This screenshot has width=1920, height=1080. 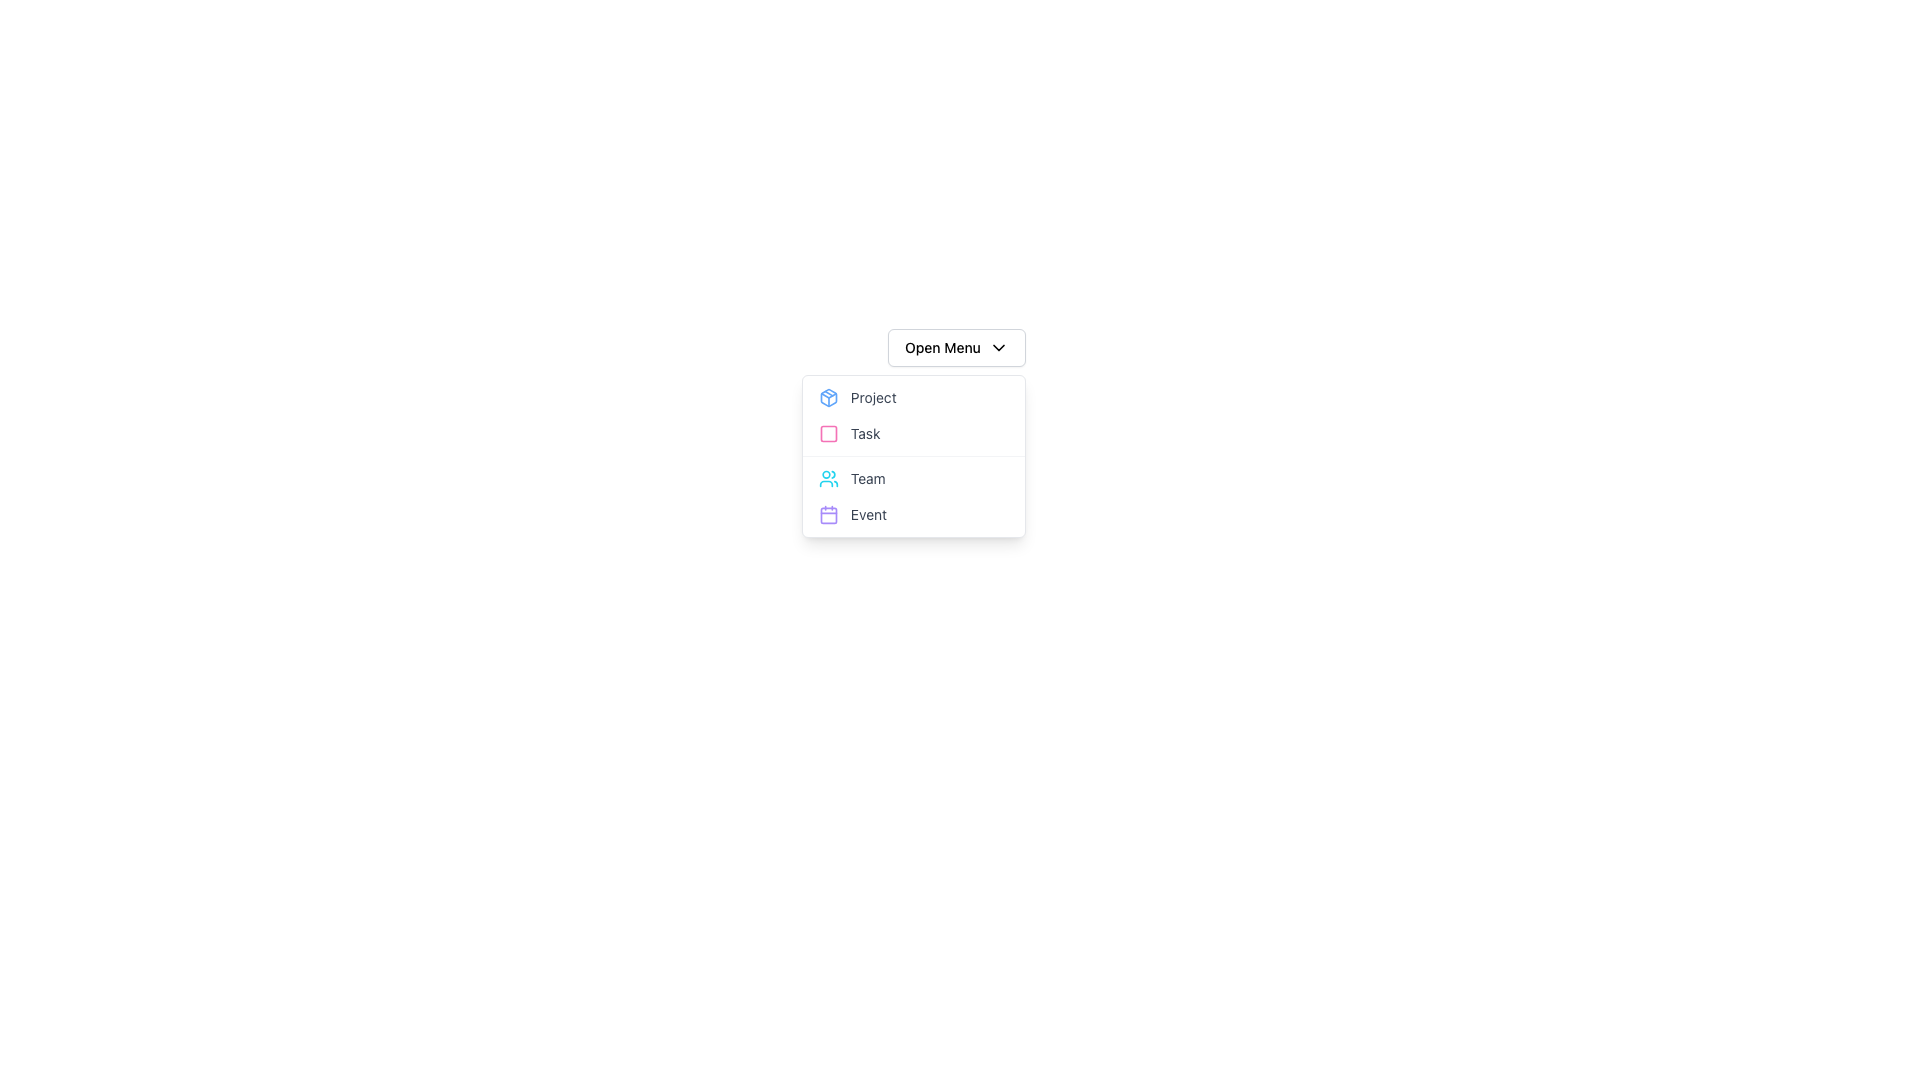 I want to click on the fourth button in the dropdown menu that navigates to the 'Event' section of the application, so click(x=912, y=514).